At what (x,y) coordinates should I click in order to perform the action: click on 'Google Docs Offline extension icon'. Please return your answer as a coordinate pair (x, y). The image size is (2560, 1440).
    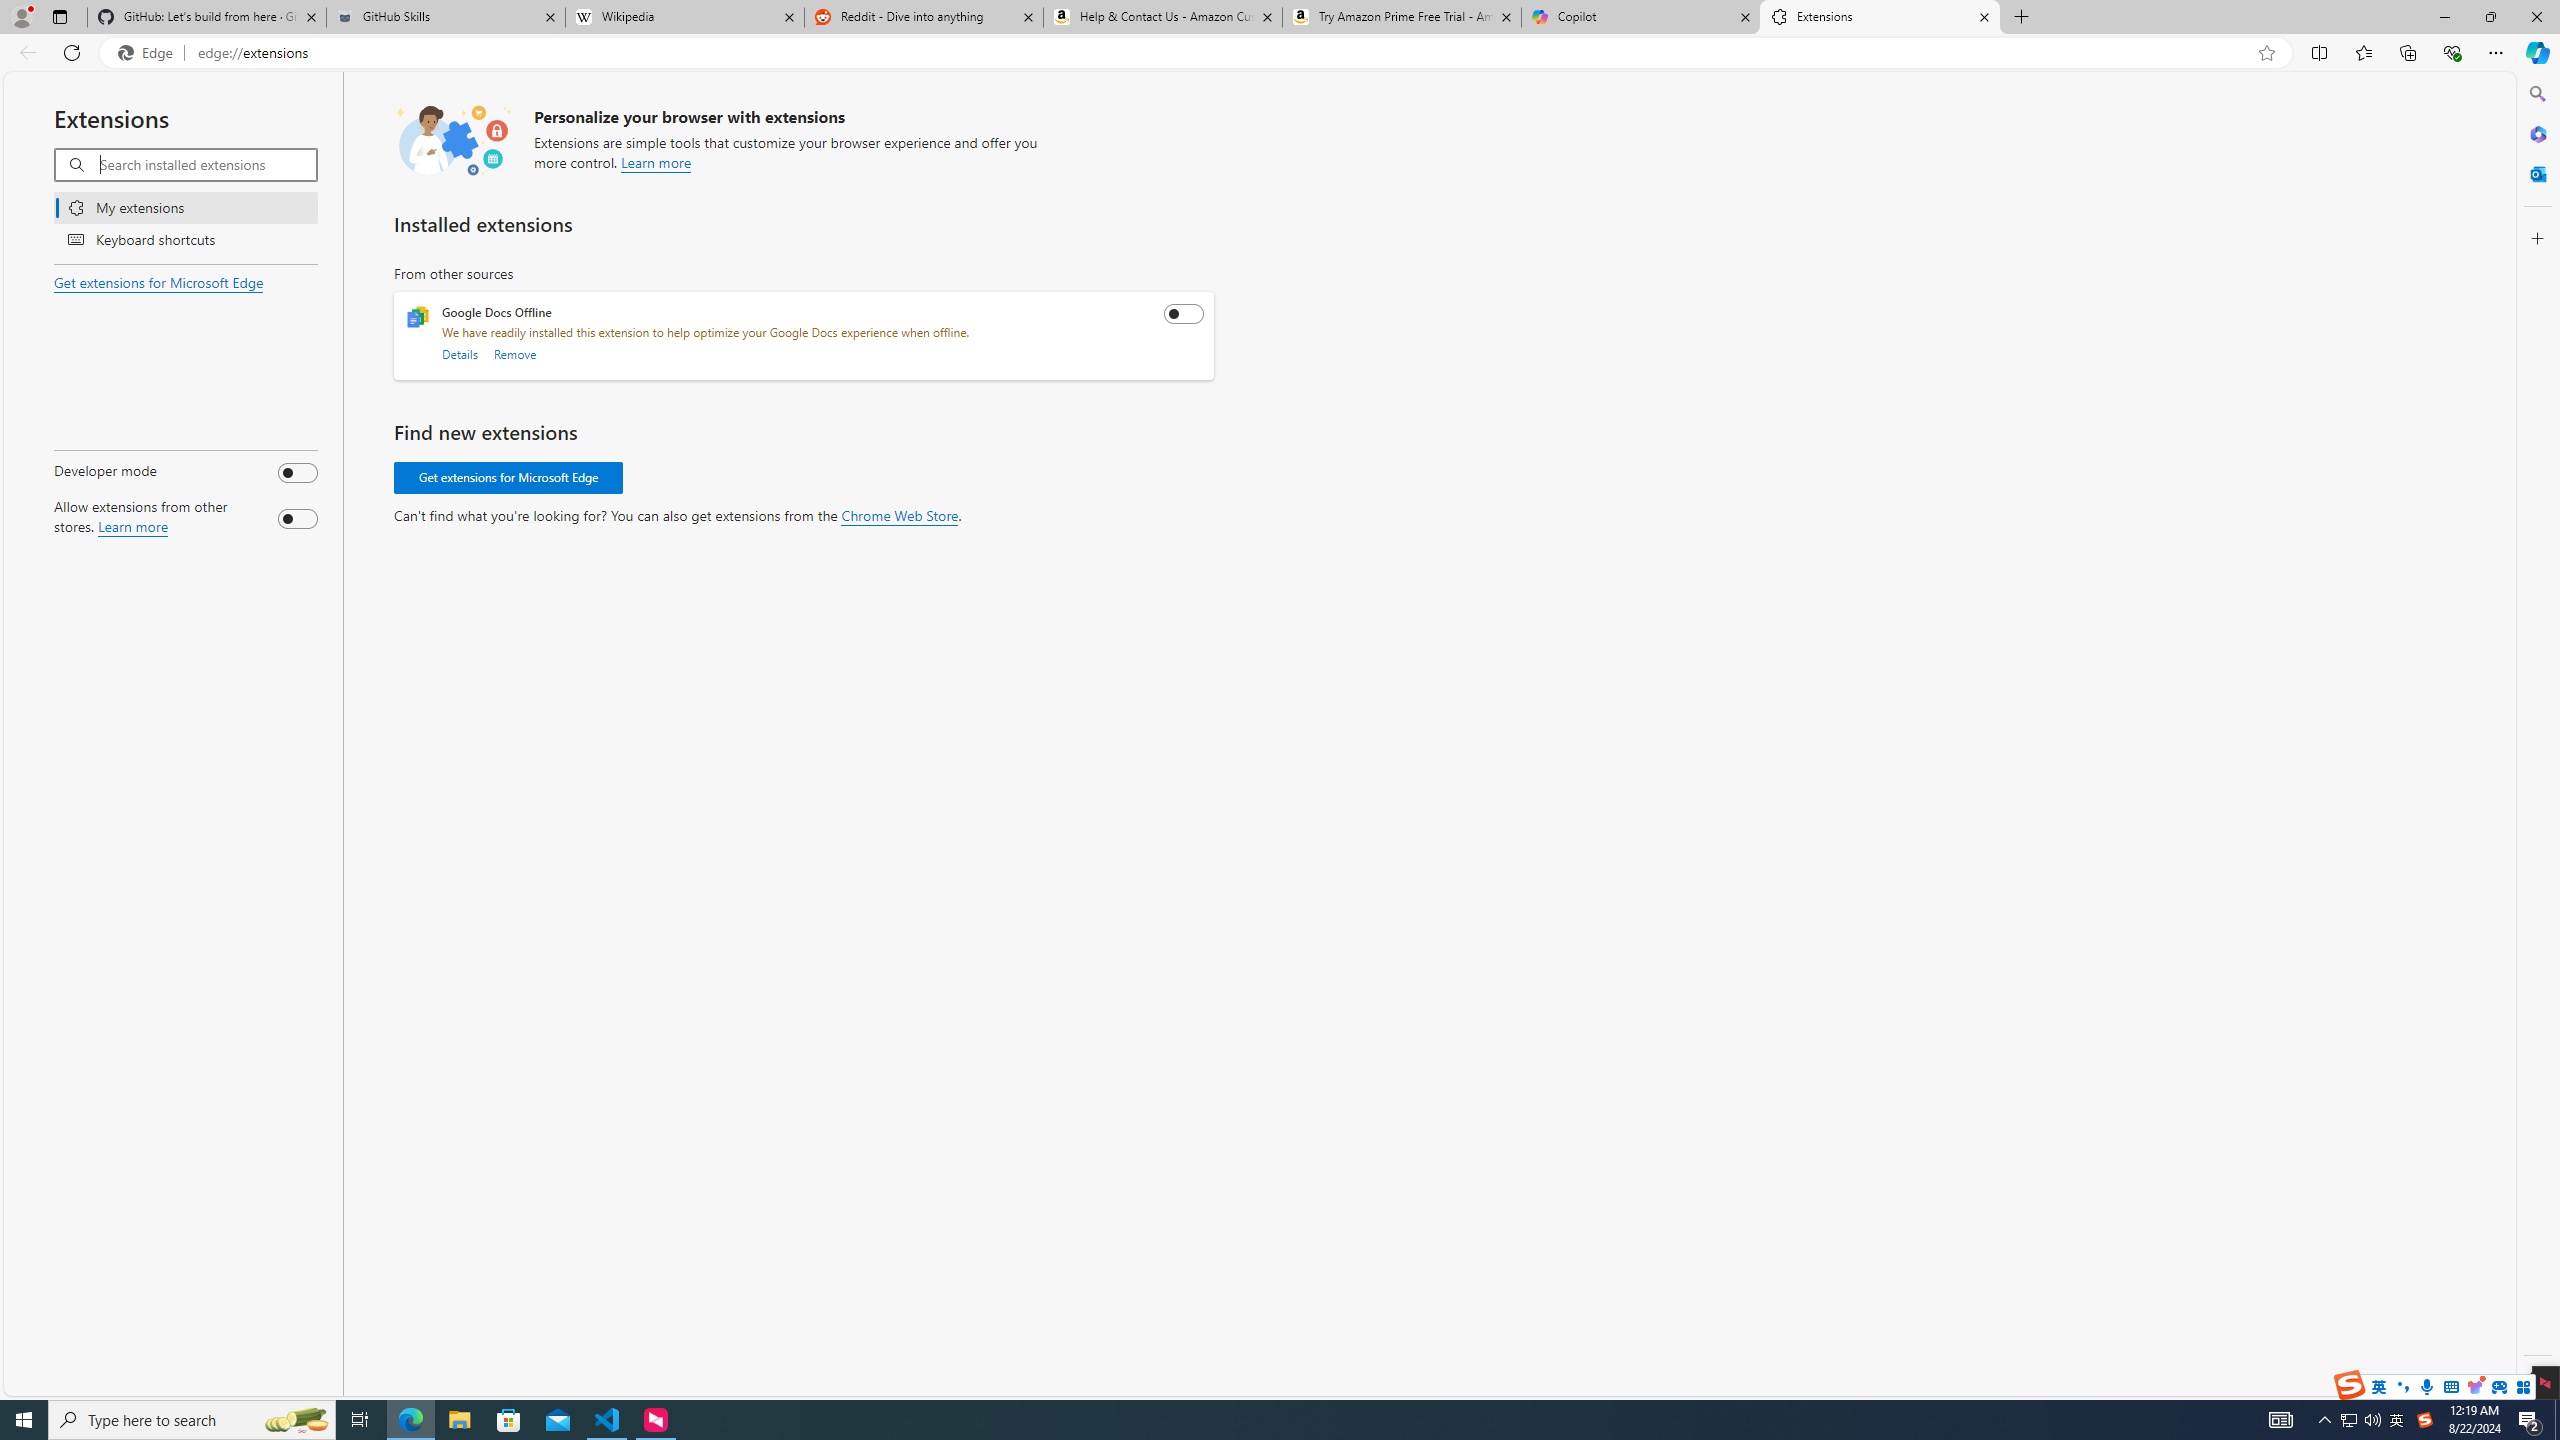
    Looking at the image, I should click on (417, 315).